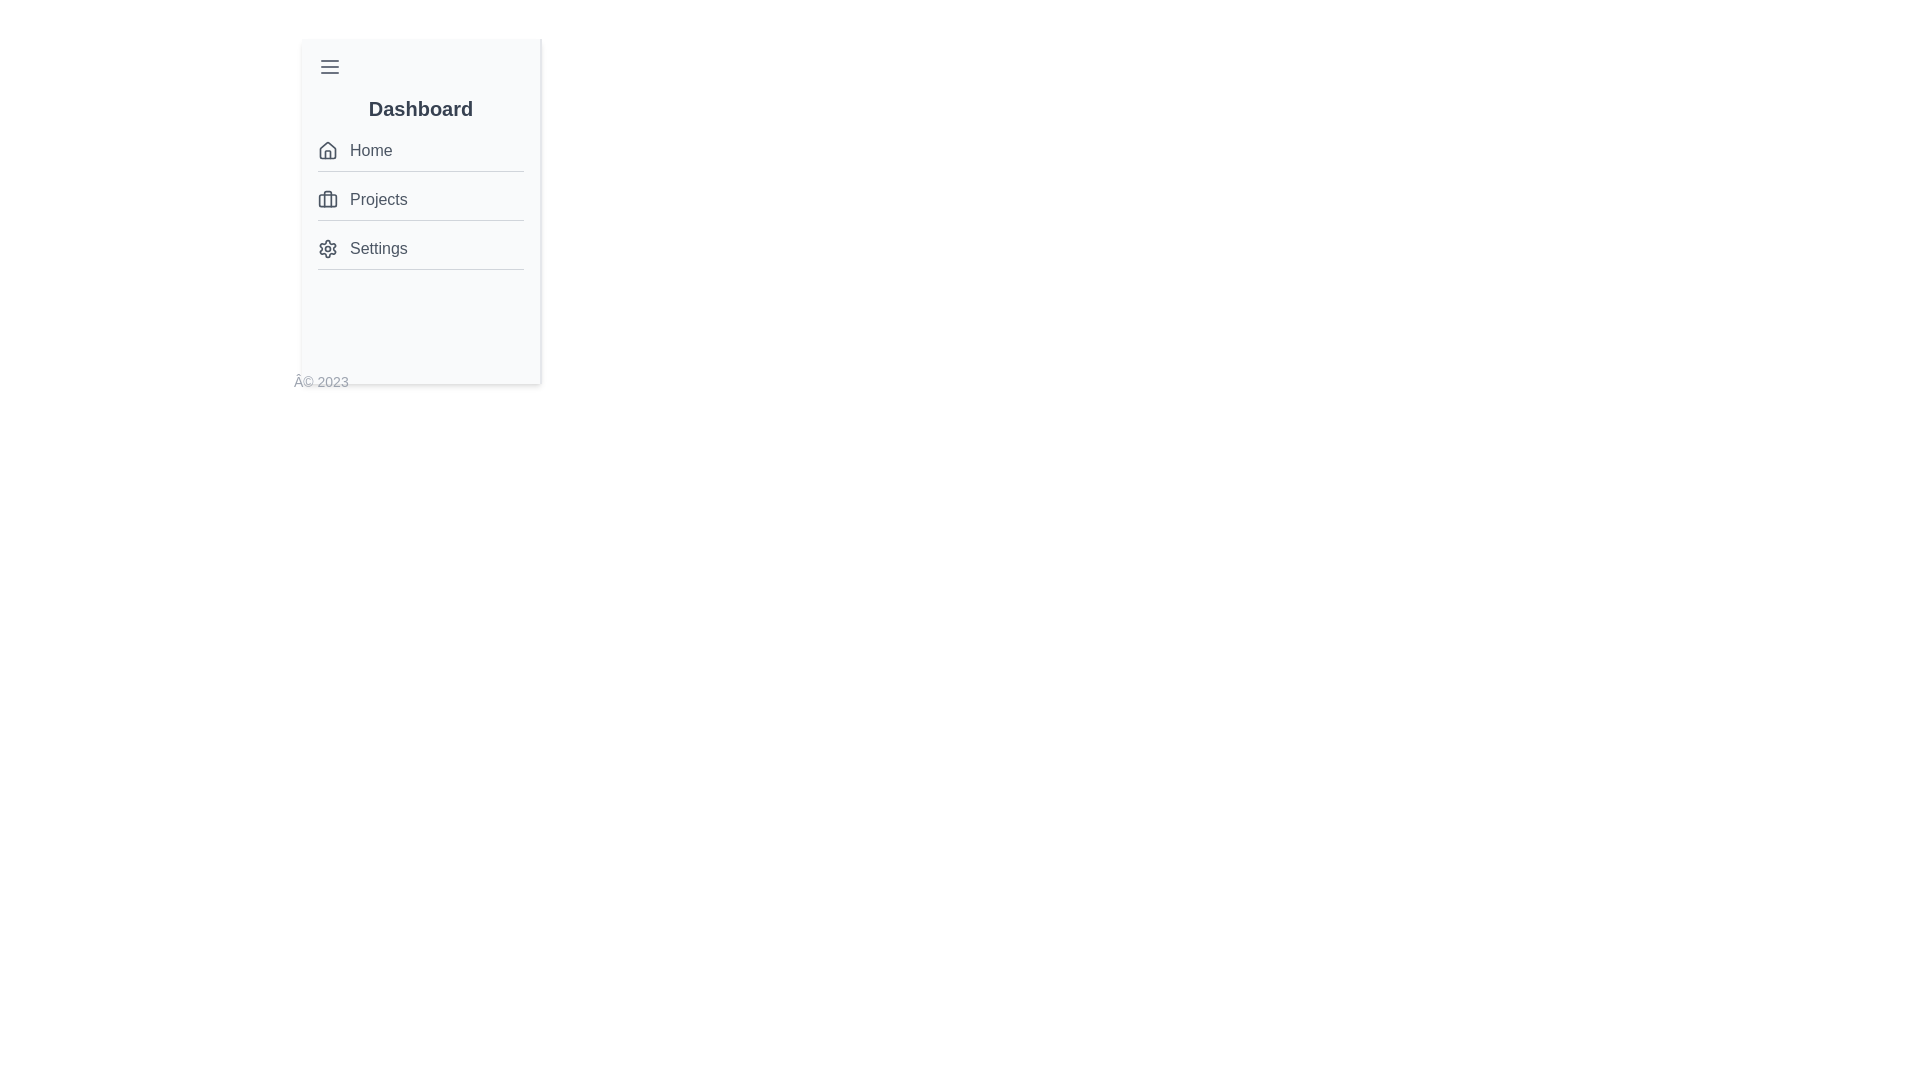 The width and height of the screenshot is (1920, 1080). Describe the element at coordinates (330, 65) in the screenshot. I see `the menu icon to open the menu` at that location.